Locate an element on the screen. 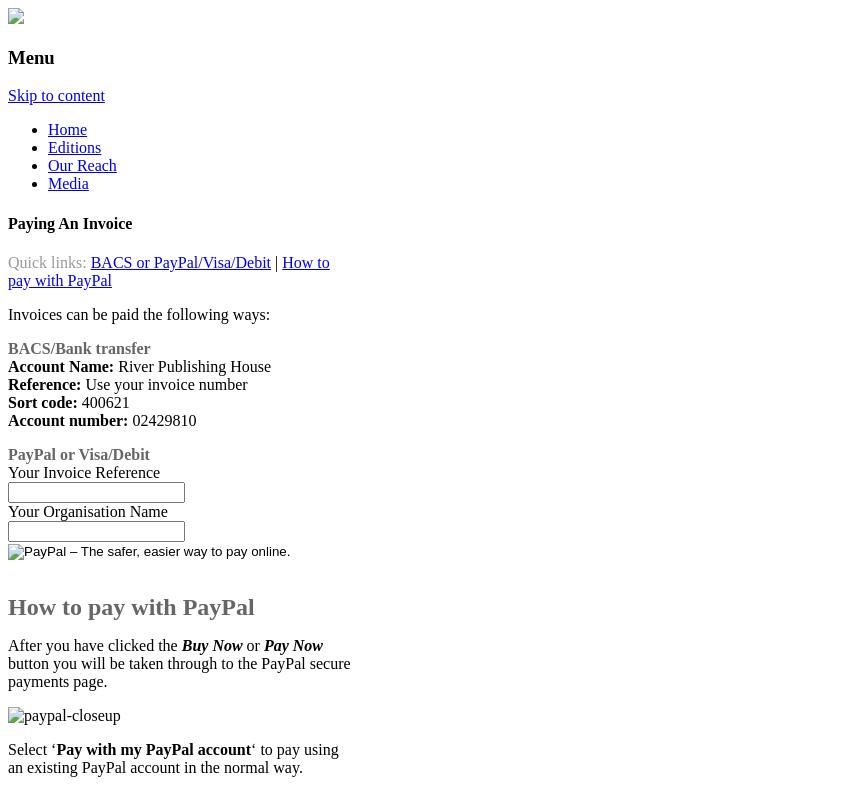  'Account Name:' is located at coordinates (60, 364).